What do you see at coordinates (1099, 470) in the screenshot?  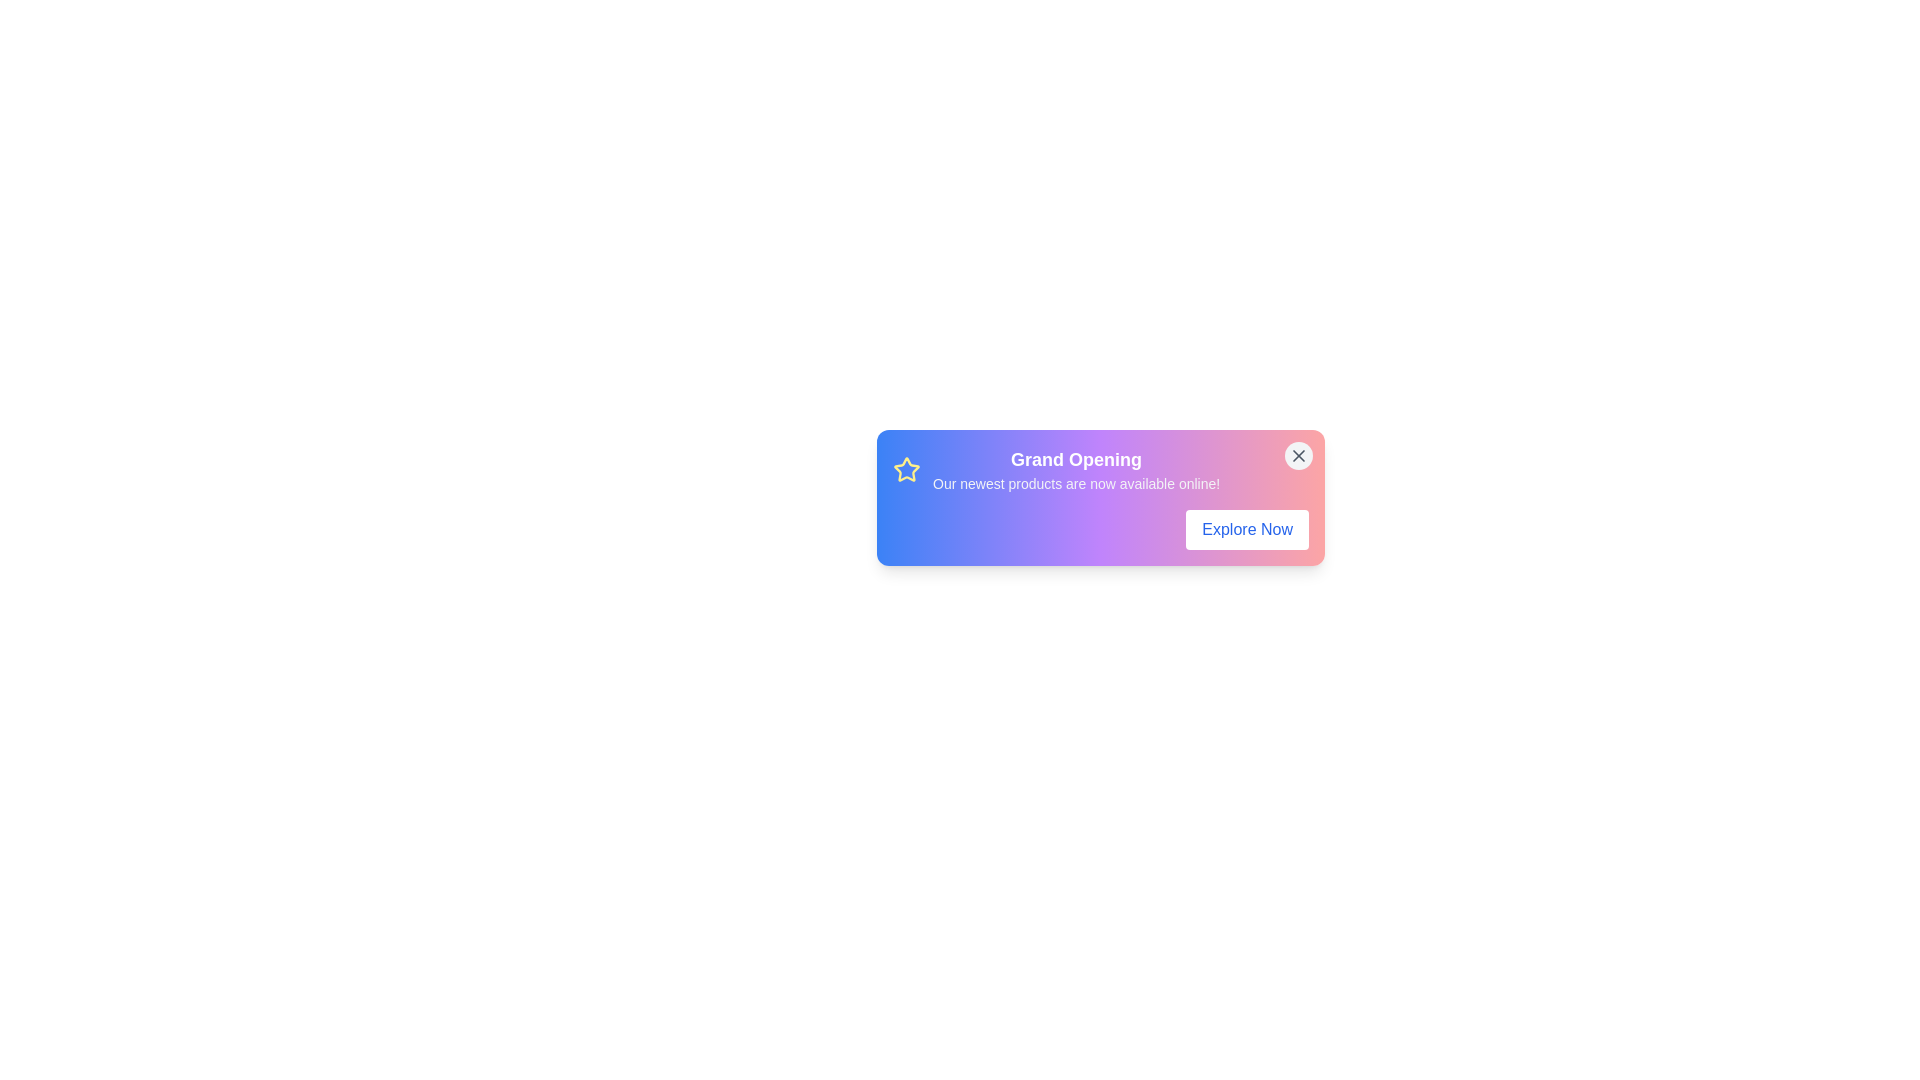 I see `the Informative banner featuring a yellow star icon, the title 'Grand Opening', and the descriptive text 'Our newest products are now available online!', located below the close button and above the 'Explore Now' button` at bounding box center [1099, 470].